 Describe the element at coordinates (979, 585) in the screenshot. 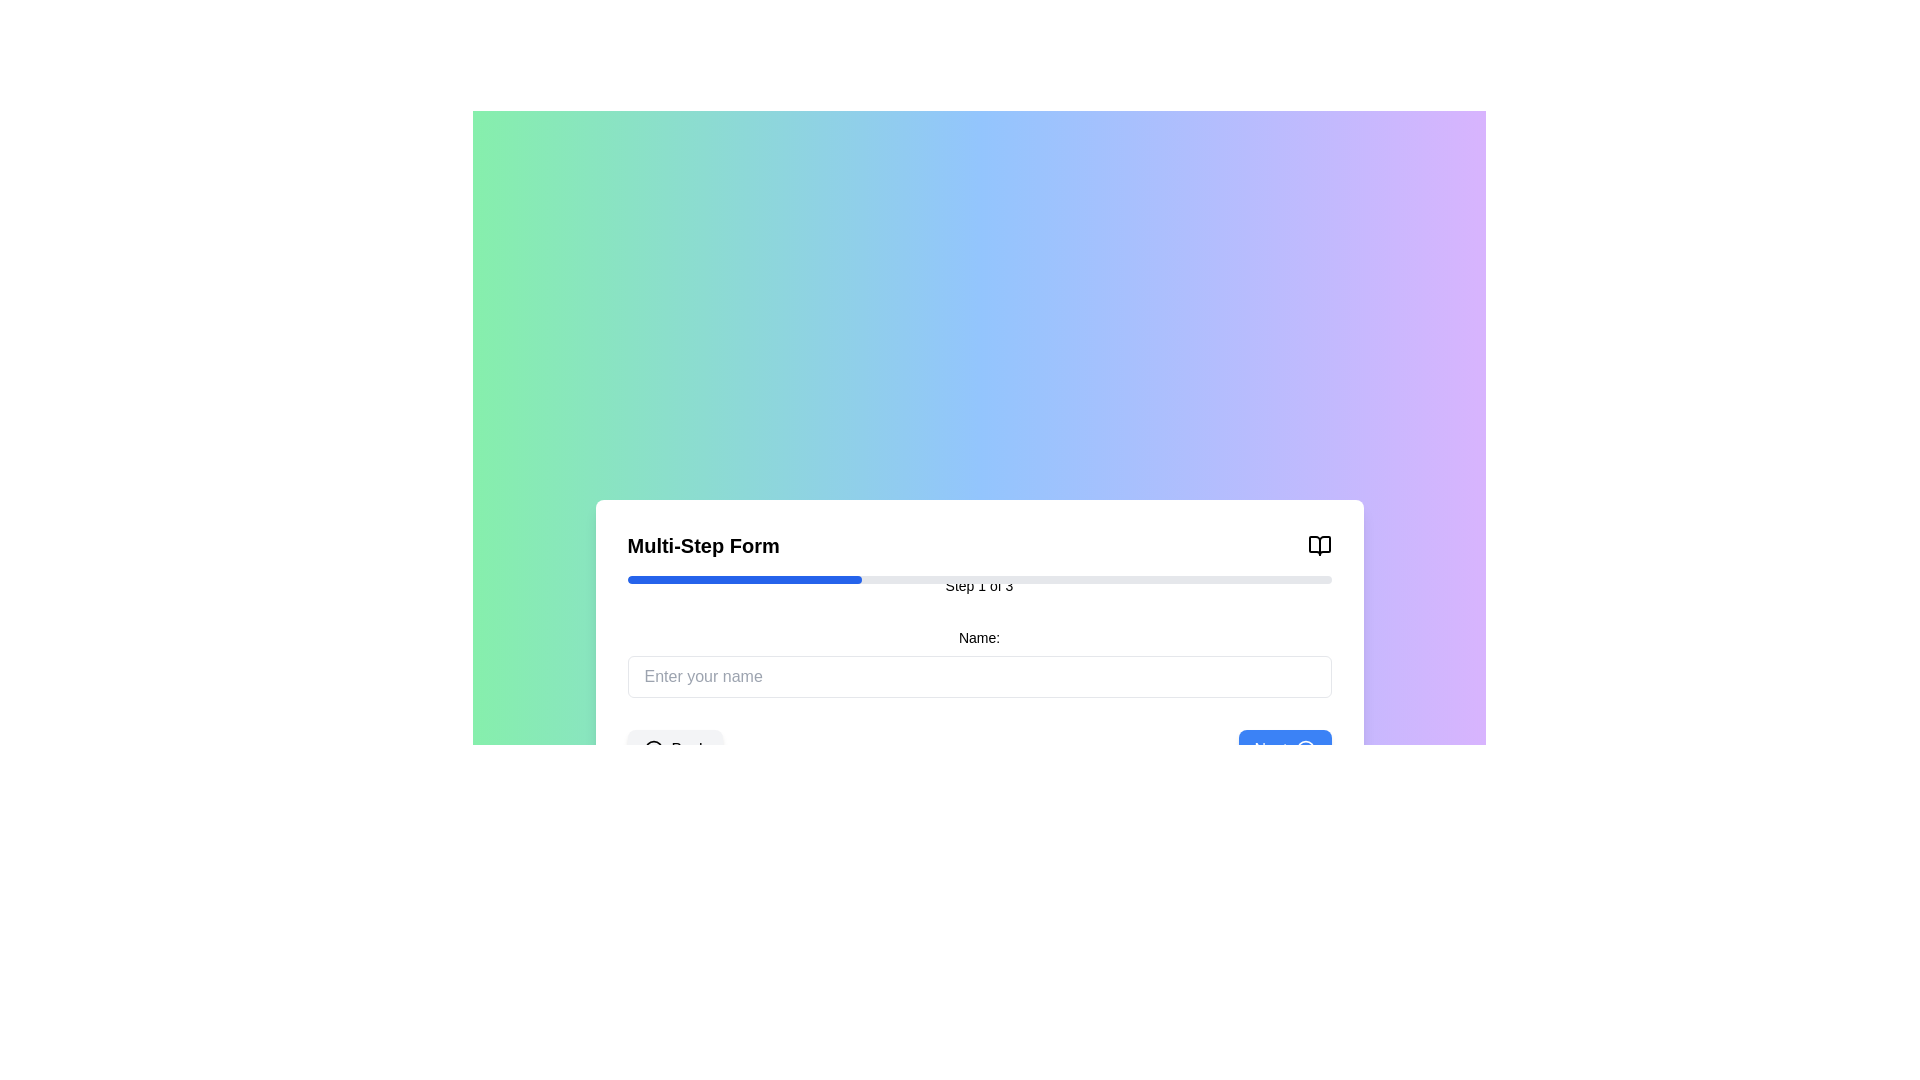

I see `the Text Label that indicates the current step of the multi-step form, located beneath the horizontal progress bar and centrally aligned within the form layout` at that location.